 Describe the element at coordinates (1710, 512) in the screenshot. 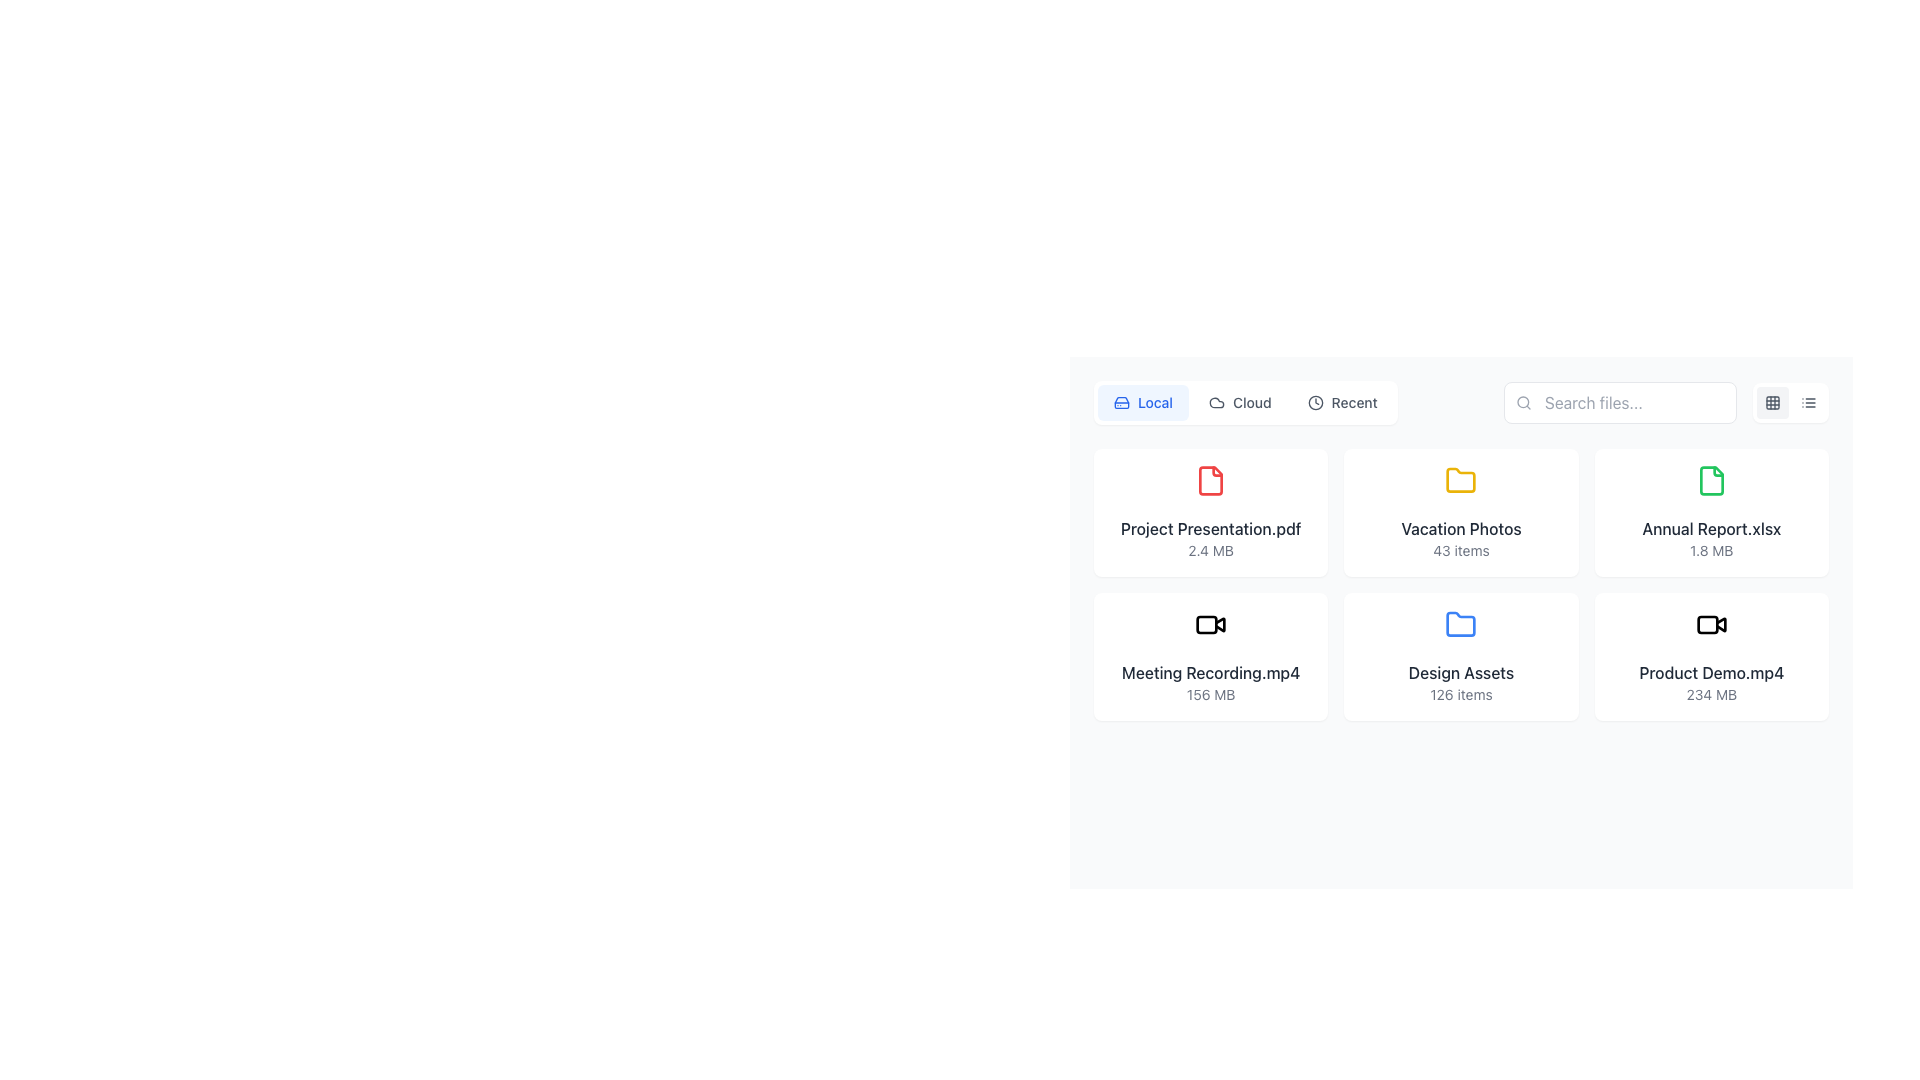

I see `the File representation component for 'Annual Report.xlsx' located in the top-right corner of the layout grid` at that location.